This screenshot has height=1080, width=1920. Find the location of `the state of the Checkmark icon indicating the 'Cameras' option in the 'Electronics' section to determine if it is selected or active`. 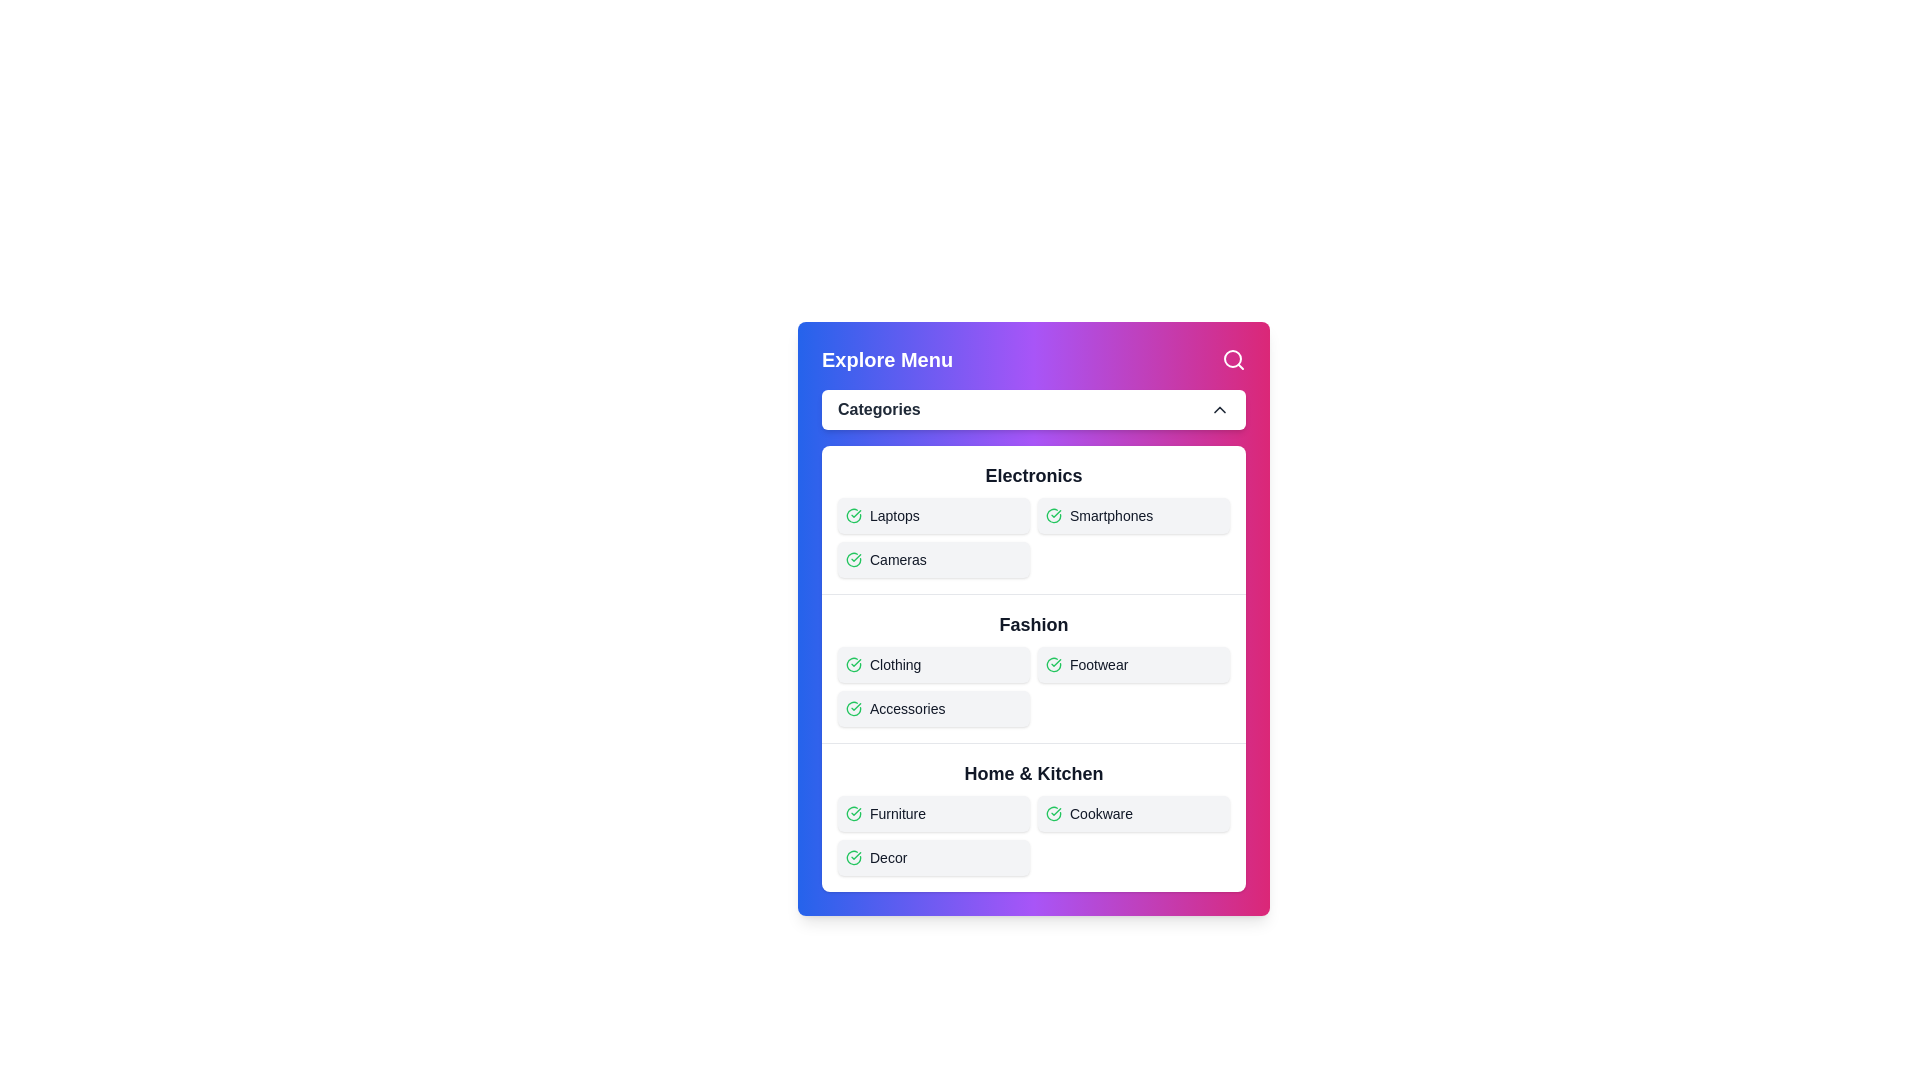

the state of the Checkmark icon indicating the 'Cameras' option in the 'Electronics' section to determine if it is selected or active is located at coordinates (854, 559).